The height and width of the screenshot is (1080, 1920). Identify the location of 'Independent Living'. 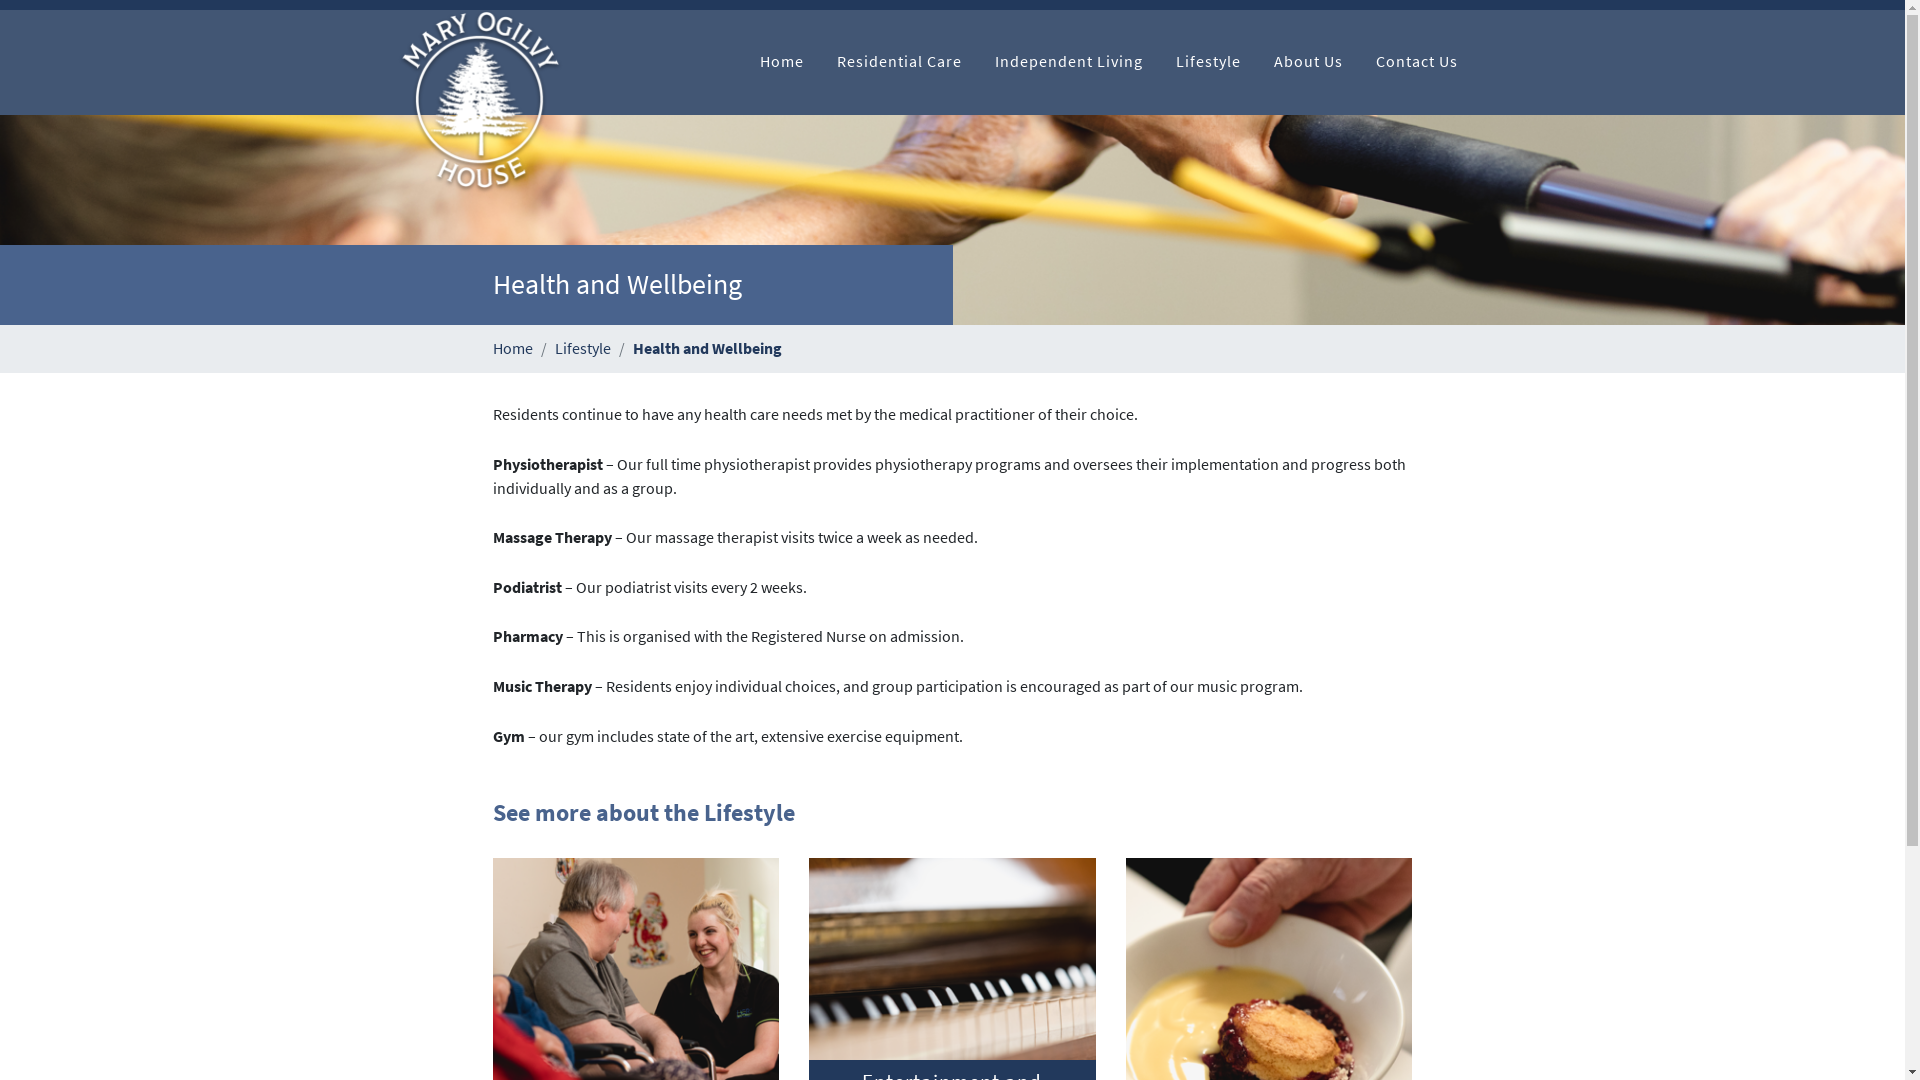
(1068, 60).